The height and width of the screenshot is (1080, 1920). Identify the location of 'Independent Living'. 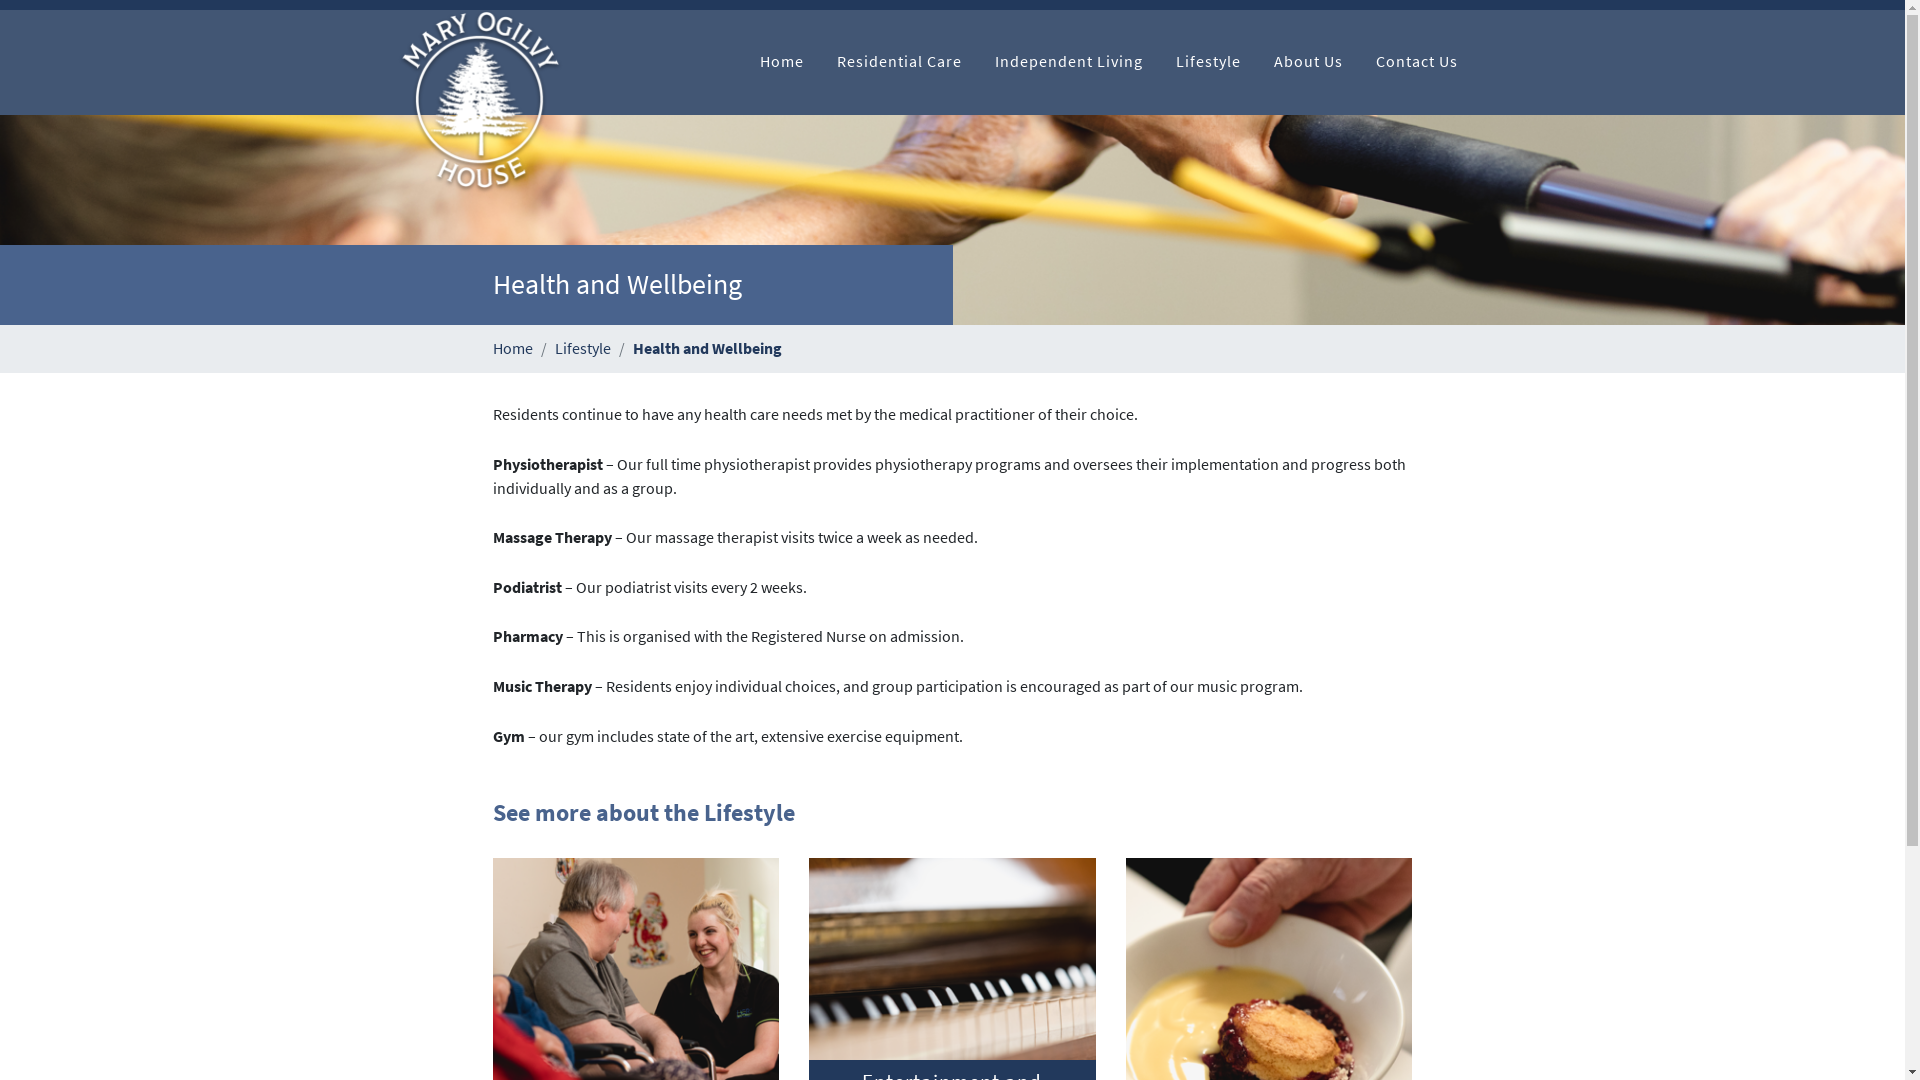
(1068, 60).